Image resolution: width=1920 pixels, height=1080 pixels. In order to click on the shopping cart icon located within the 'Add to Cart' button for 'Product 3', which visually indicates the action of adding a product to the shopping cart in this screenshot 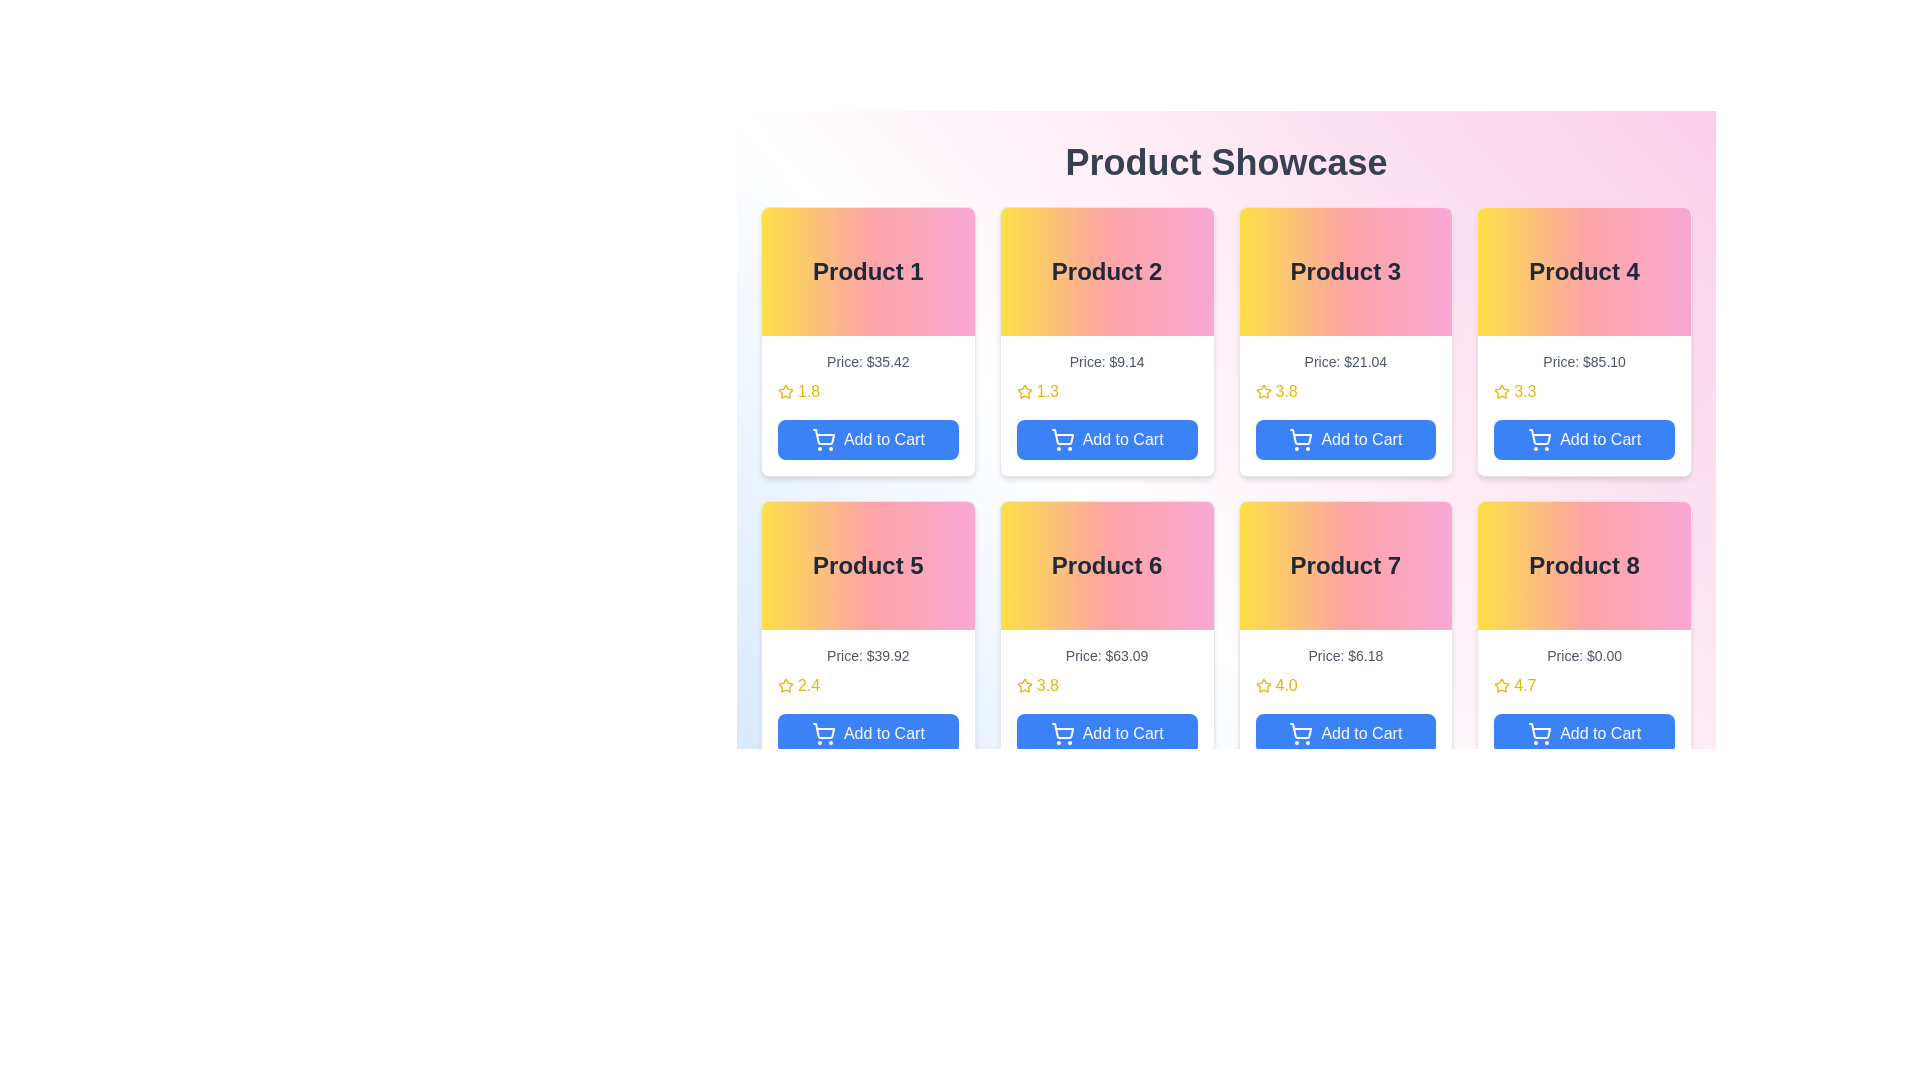, I will do `click(1301, 436)`.